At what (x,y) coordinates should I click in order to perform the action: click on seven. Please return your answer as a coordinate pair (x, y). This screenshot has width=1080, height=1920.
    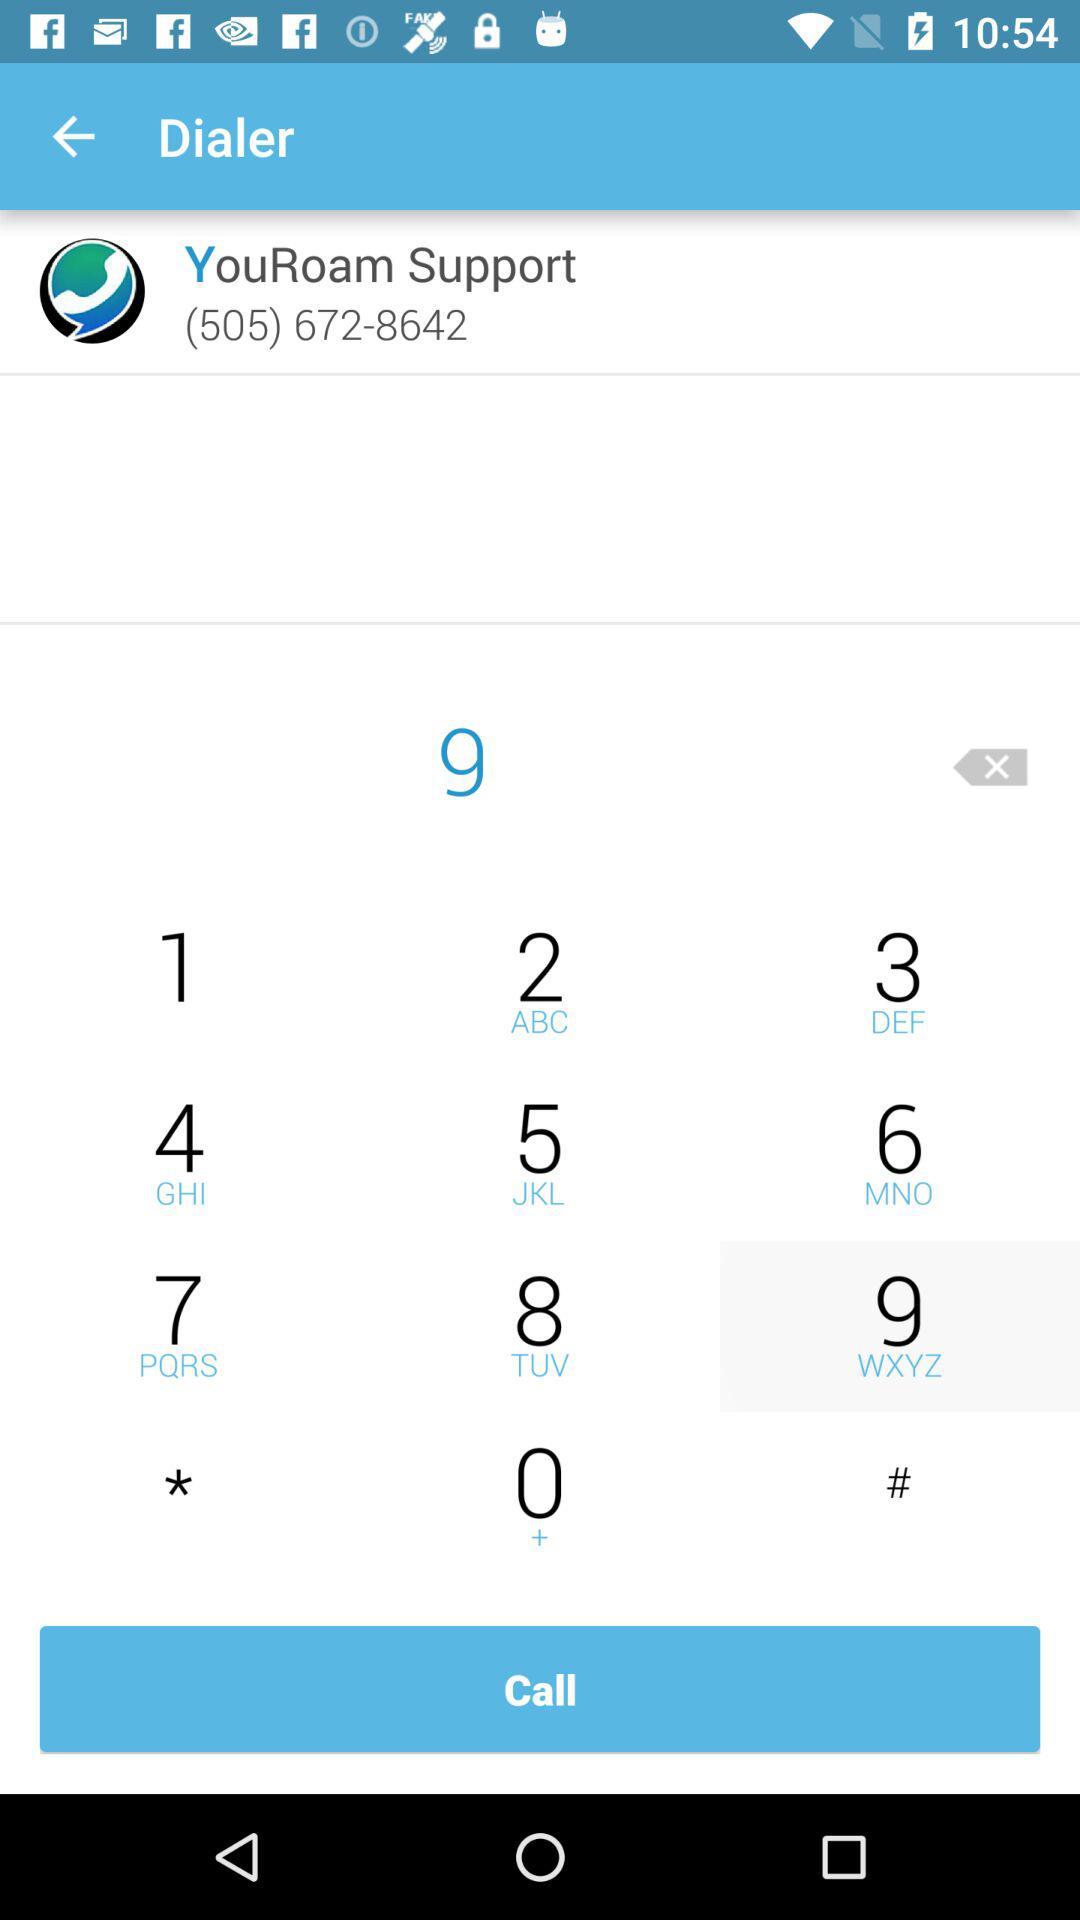
    Looking at the image, I should click on (180, 1326).